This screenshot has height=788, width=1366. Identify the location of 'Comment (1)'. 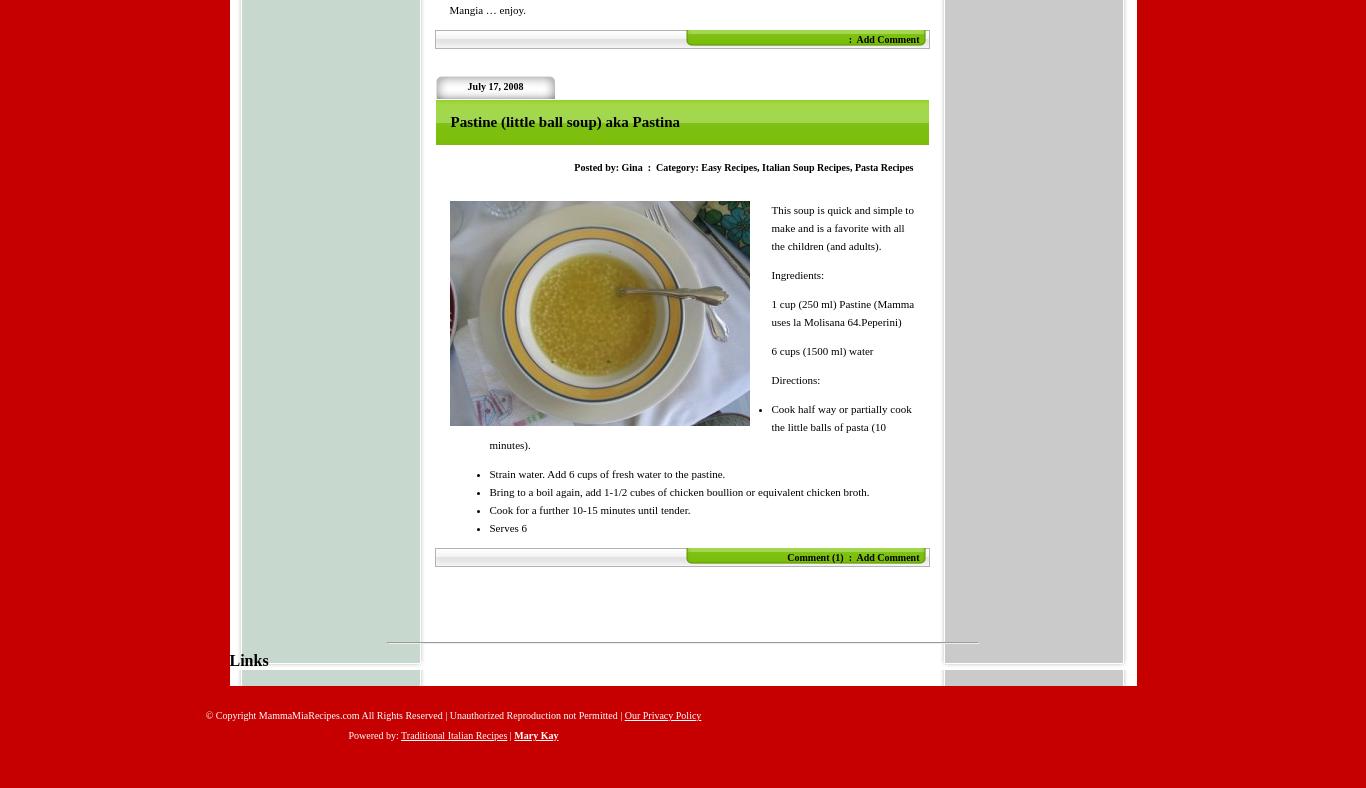
(813, 557).